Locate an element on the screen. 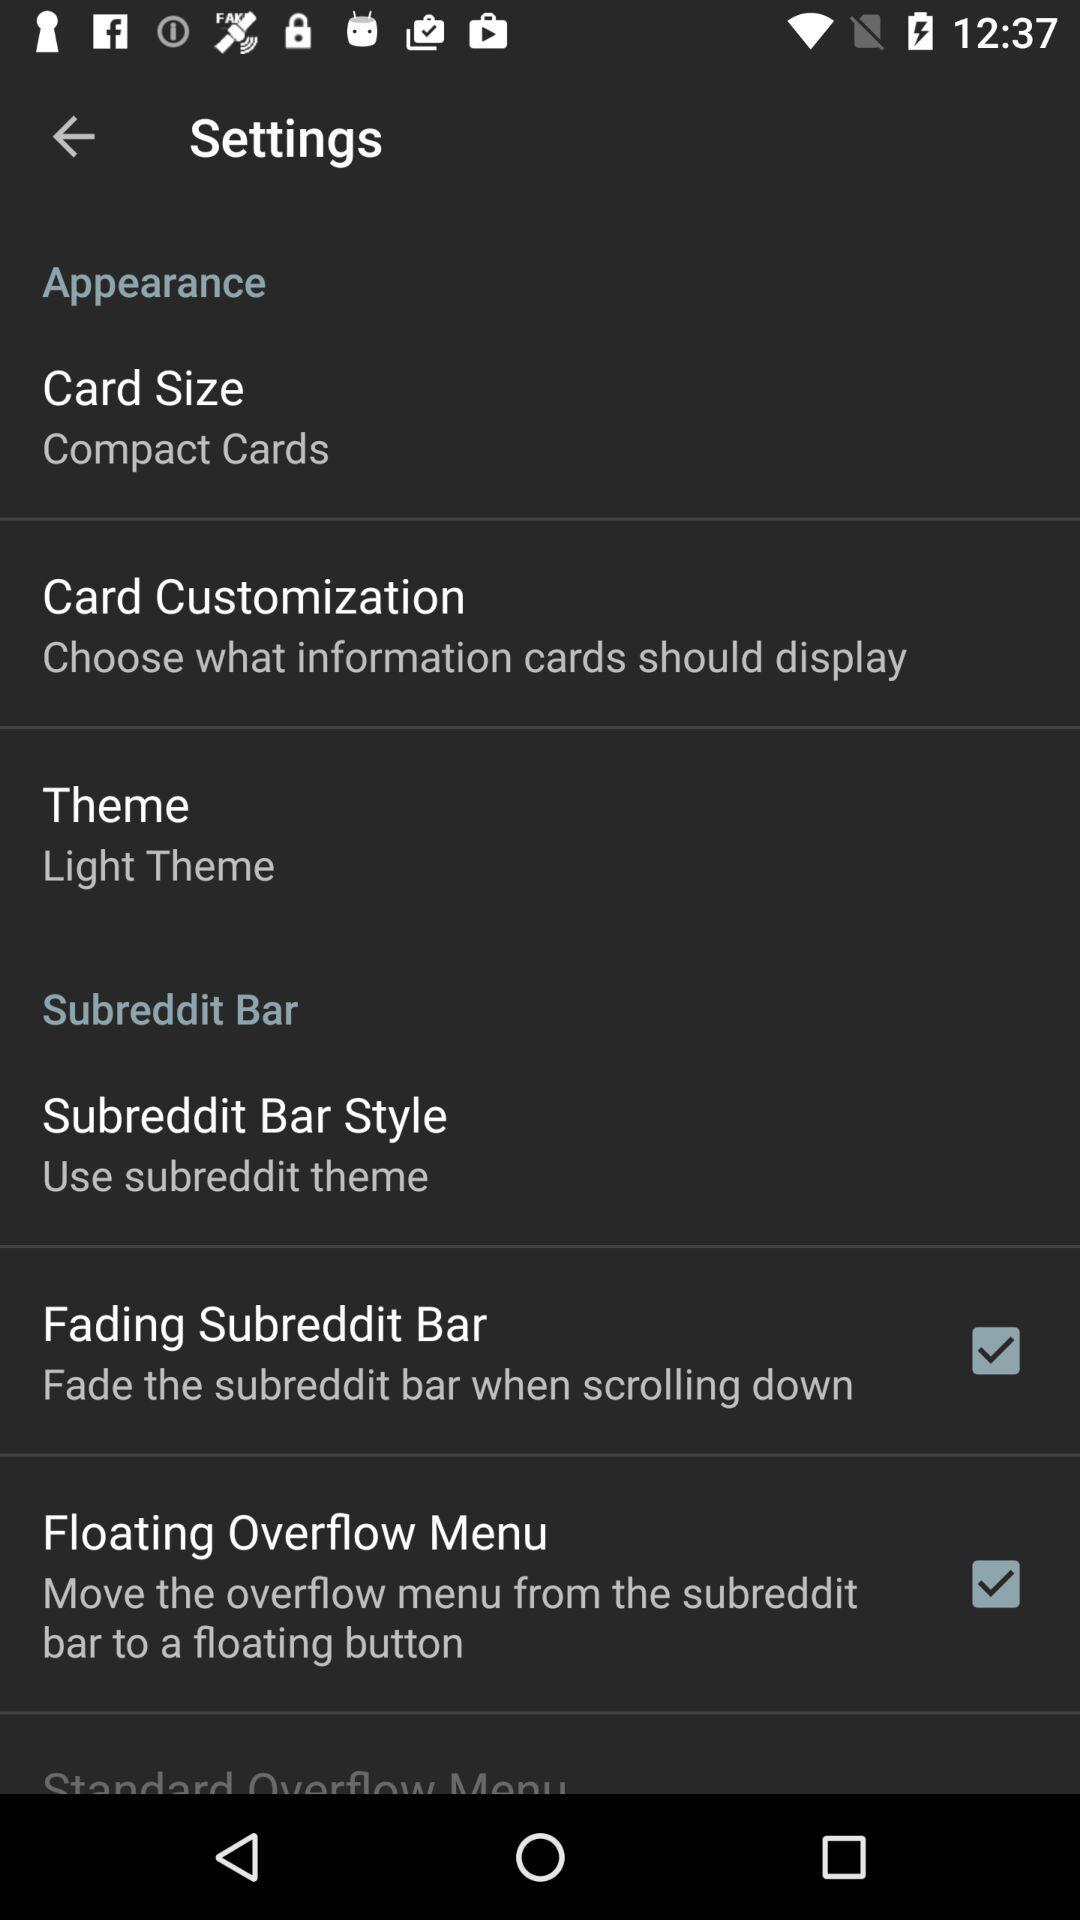 The height and width of the screenshot is (1920, 1080). the app above the card size item is located at coordinates (540, 258).